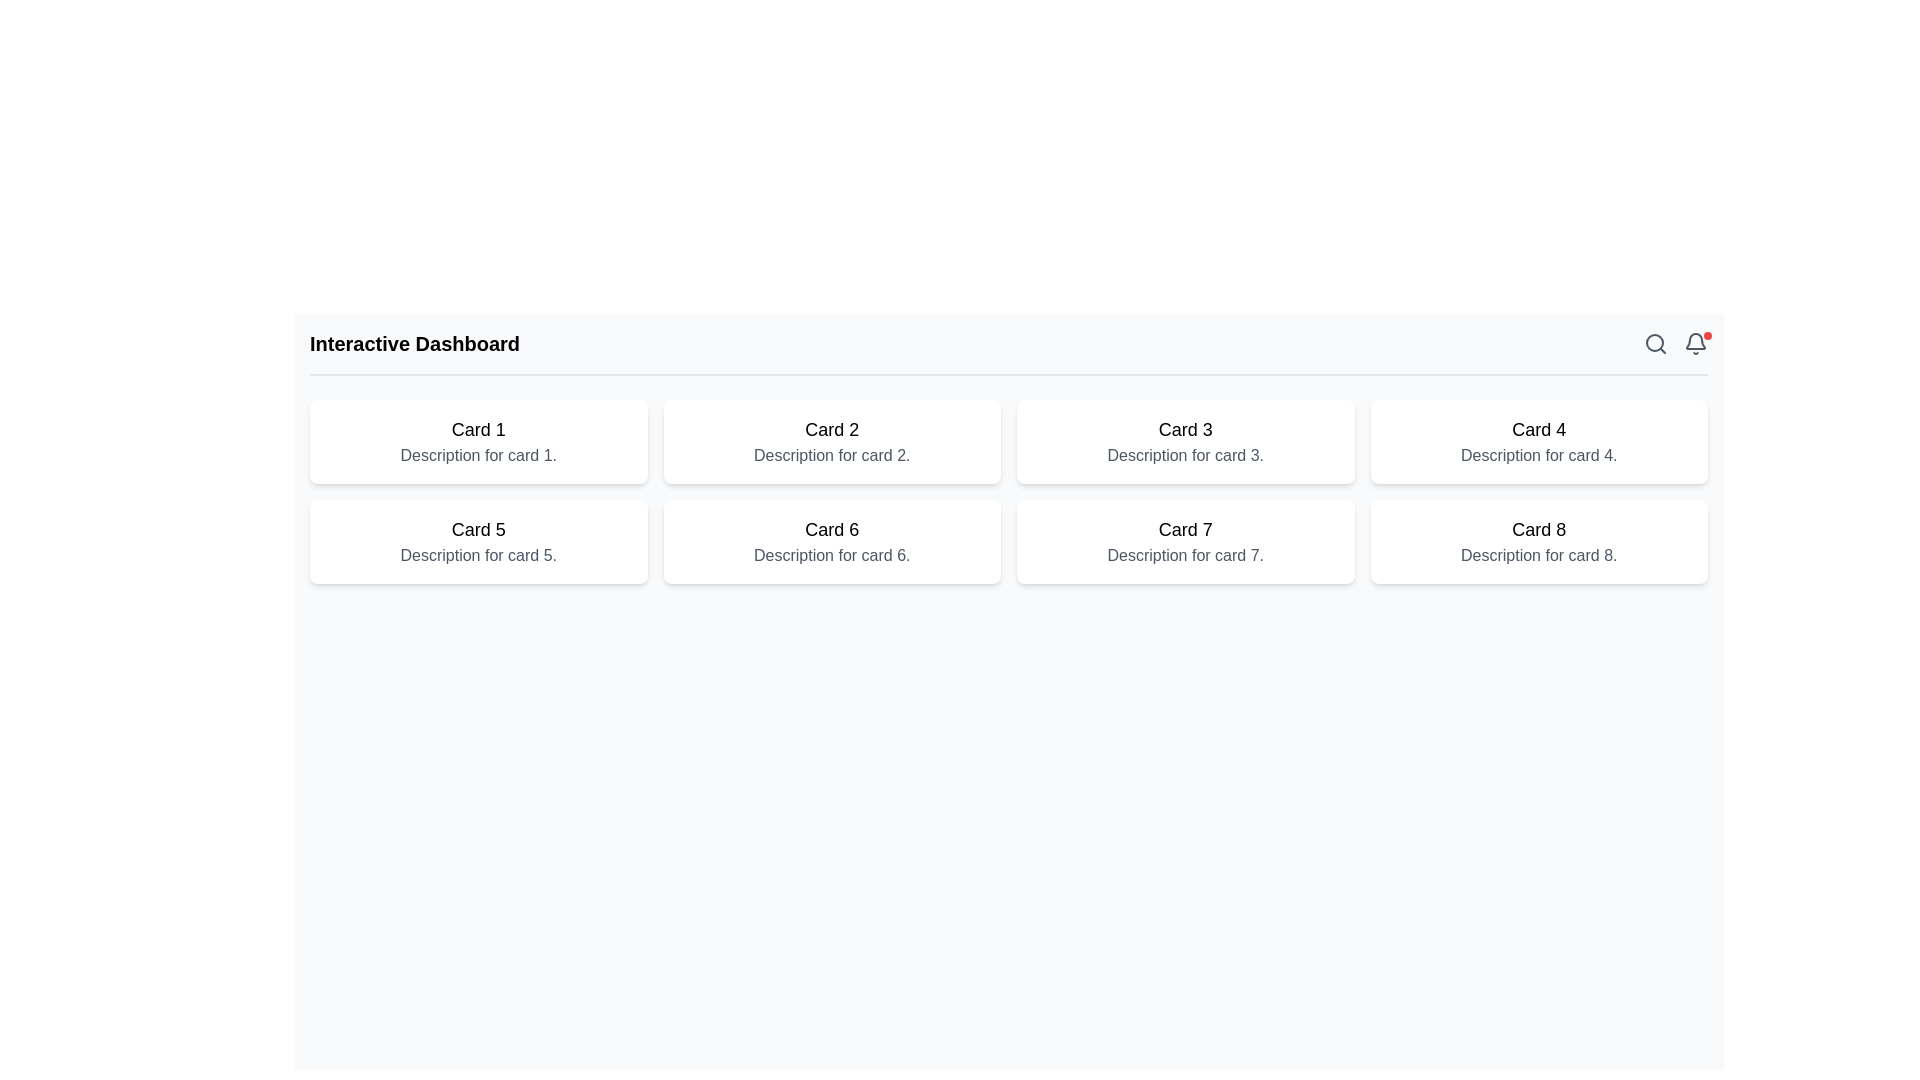 The width and height of the screenshot is (1920, 1080). What do you see at coordinates (1538, 528) in the screenshot?
I see `the static text label reading 'Card 8', which is styled with a large and bold font and located at the top of the card in the second row, fourth column of the grid layout` at bounding box center [1538, 528].